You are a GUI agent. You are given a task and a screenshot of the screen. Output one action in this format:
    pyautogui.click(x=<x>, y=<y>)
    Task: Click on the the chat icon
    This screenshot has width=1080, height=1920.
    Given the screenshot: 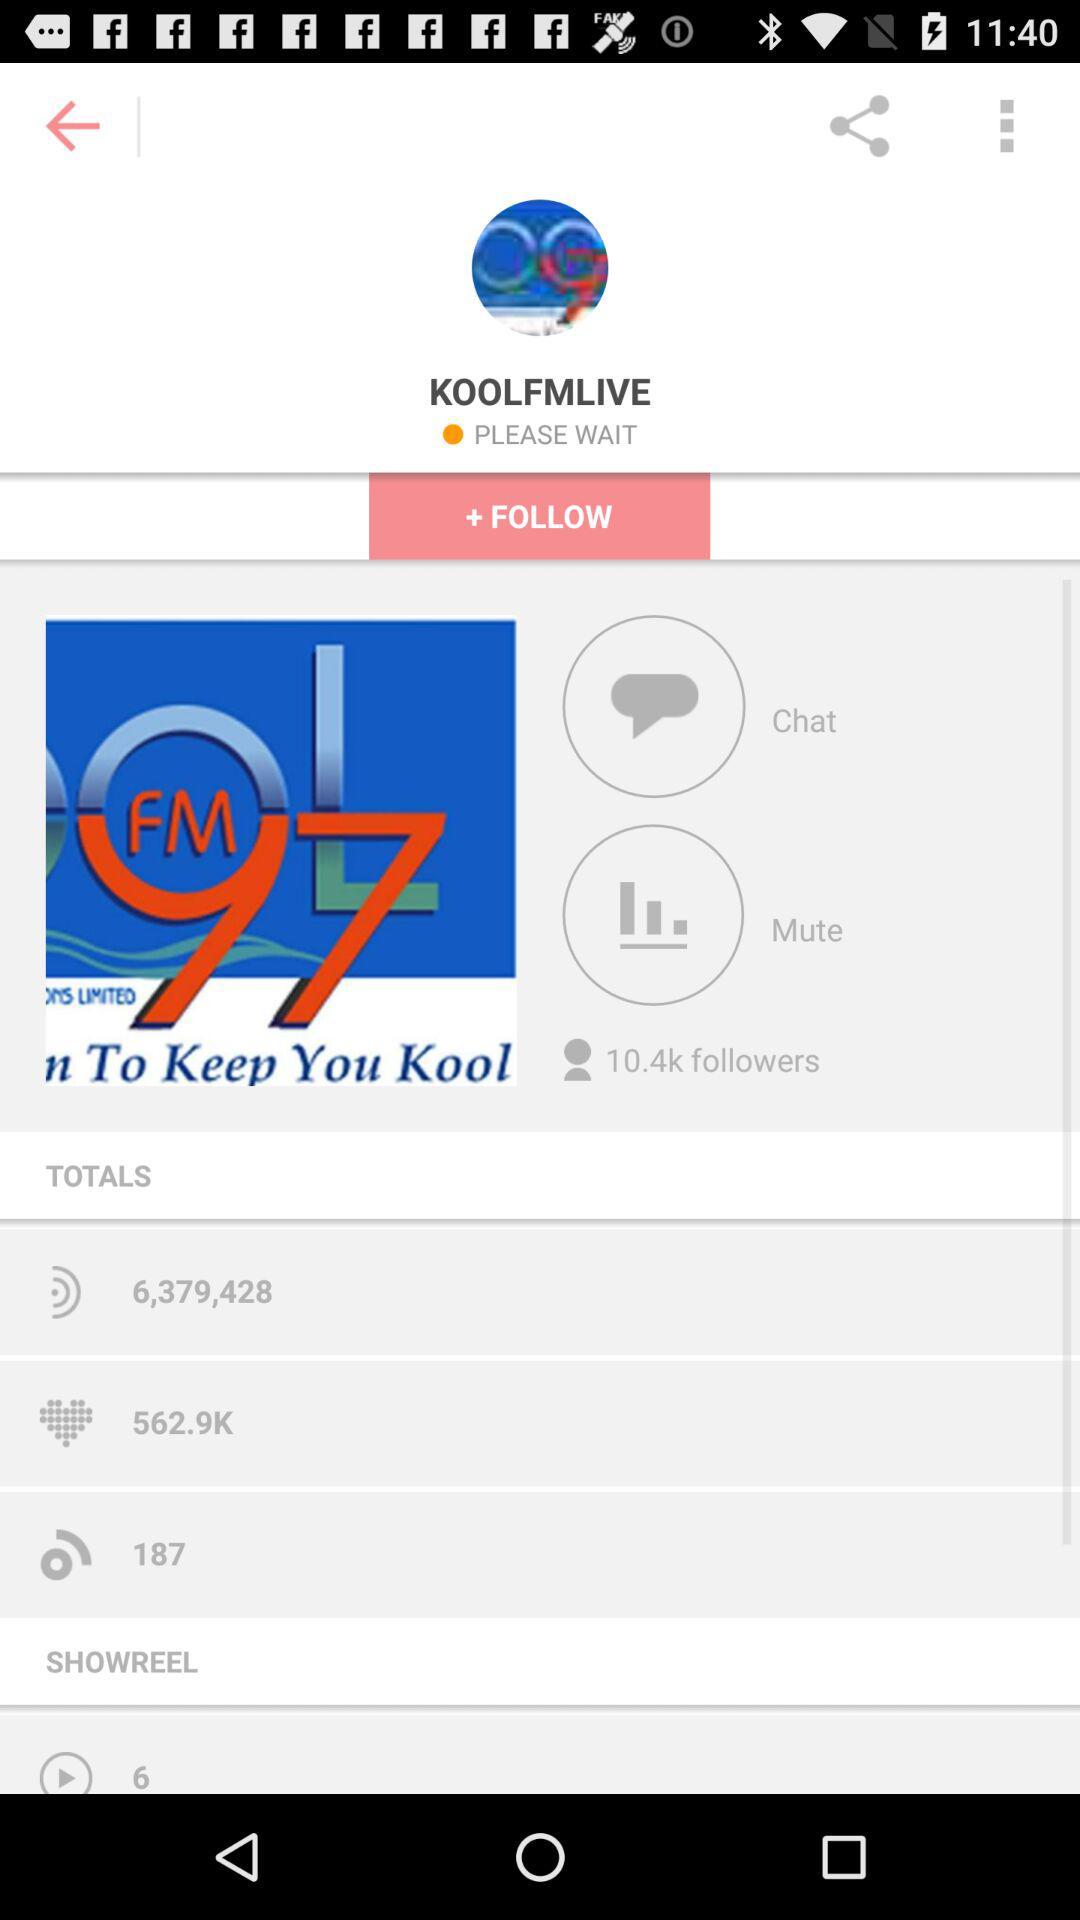 What is the action you would take?
    pyautogui.click(x=654, y=755)
    